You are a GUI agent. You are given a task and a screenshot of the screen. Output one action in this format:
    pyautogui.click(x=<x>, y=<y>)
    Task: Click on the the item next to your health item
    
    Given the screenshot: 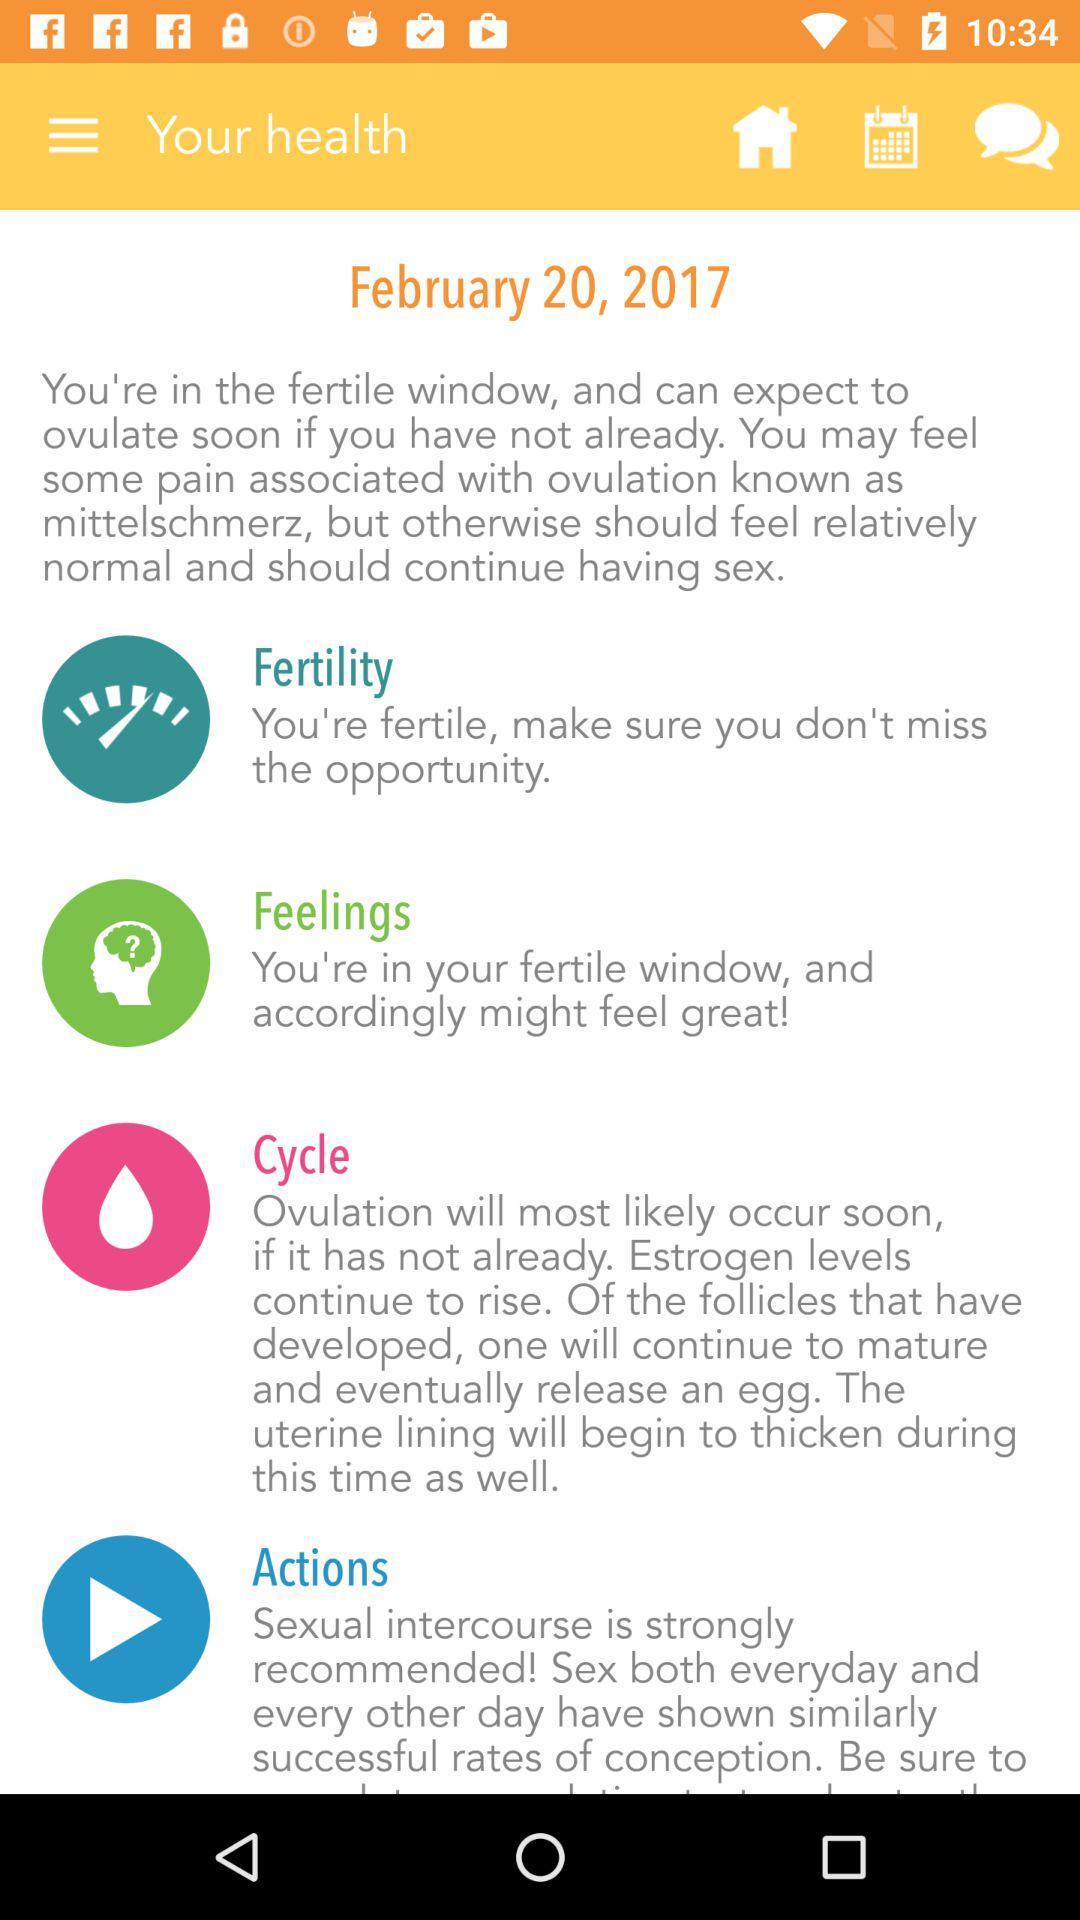 What is the action you would take?
    pyautogui.click(x=72, y=135)
    